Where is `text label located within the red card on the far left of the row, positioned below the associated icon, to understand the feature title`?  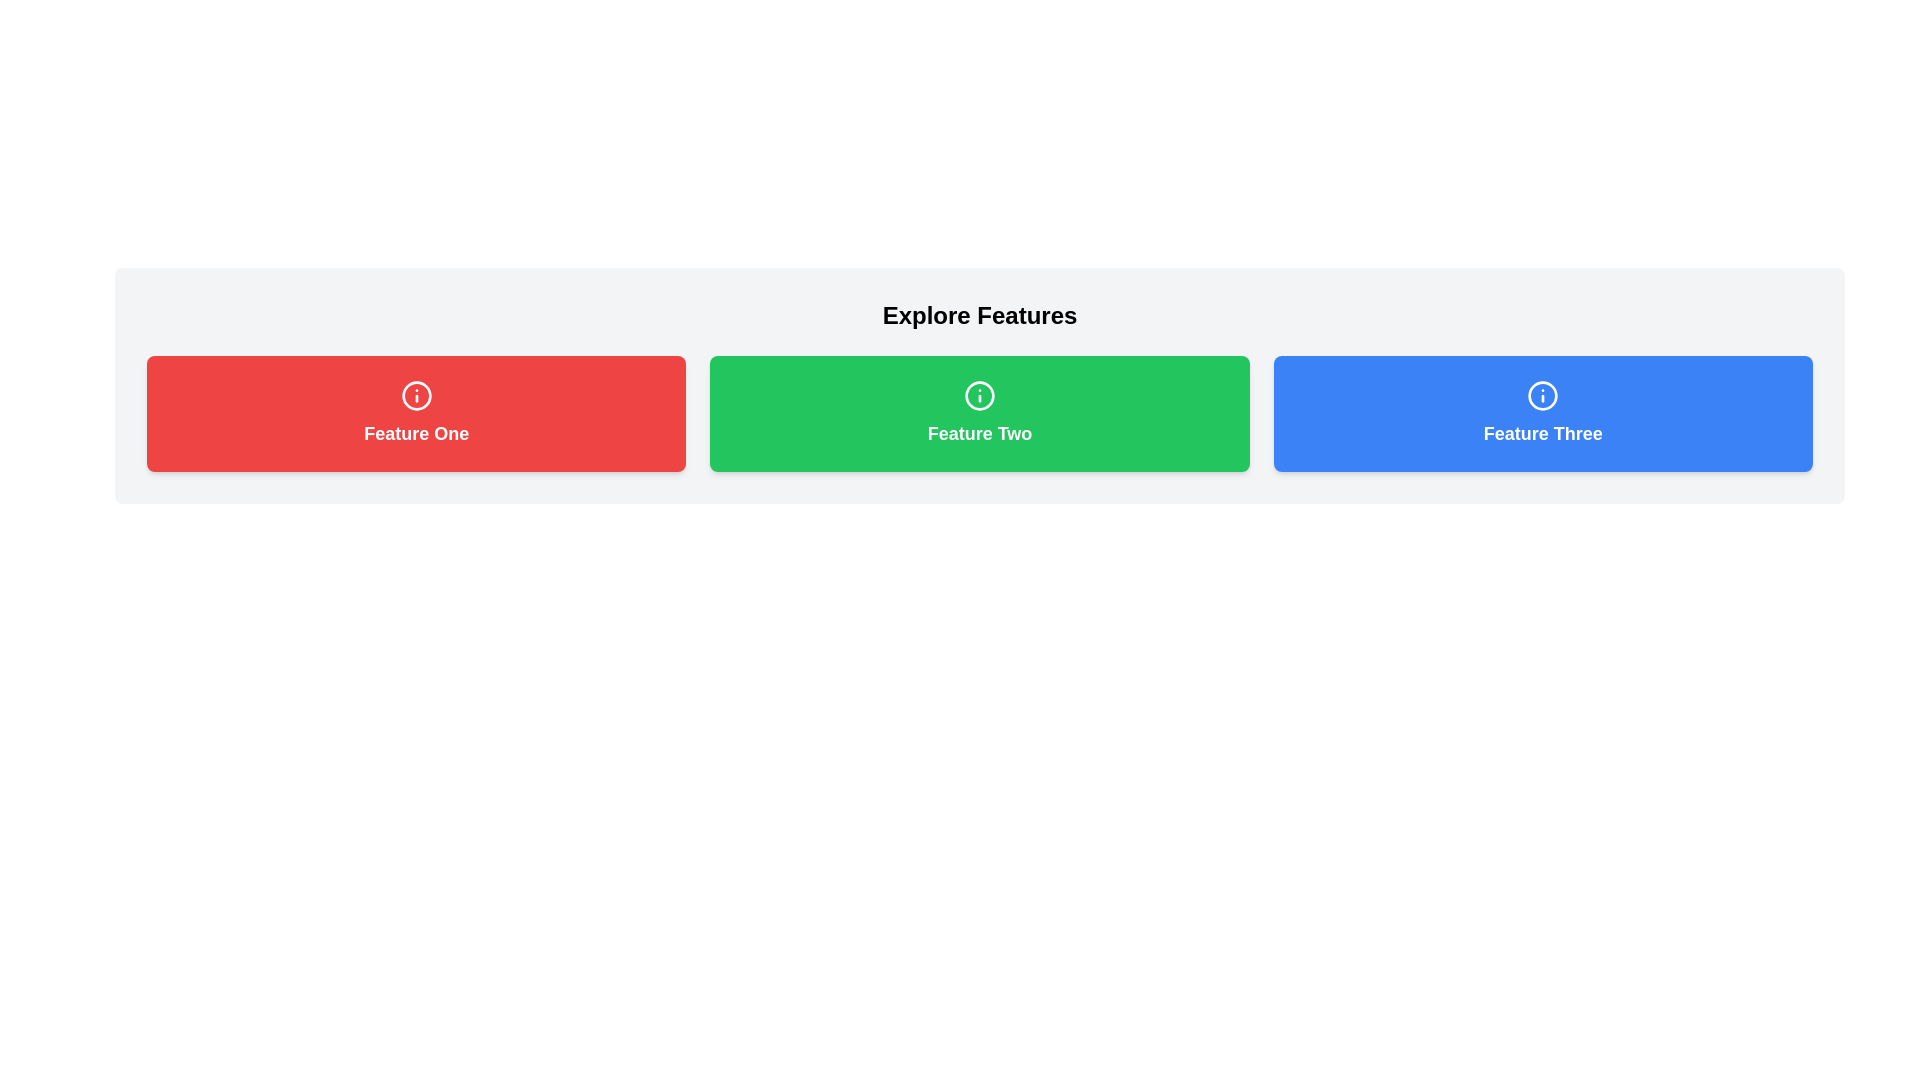 text label located within the red card on the far left of the row, positioned below the associated icon, to understand the feature title is located at coordinates (415, 433).